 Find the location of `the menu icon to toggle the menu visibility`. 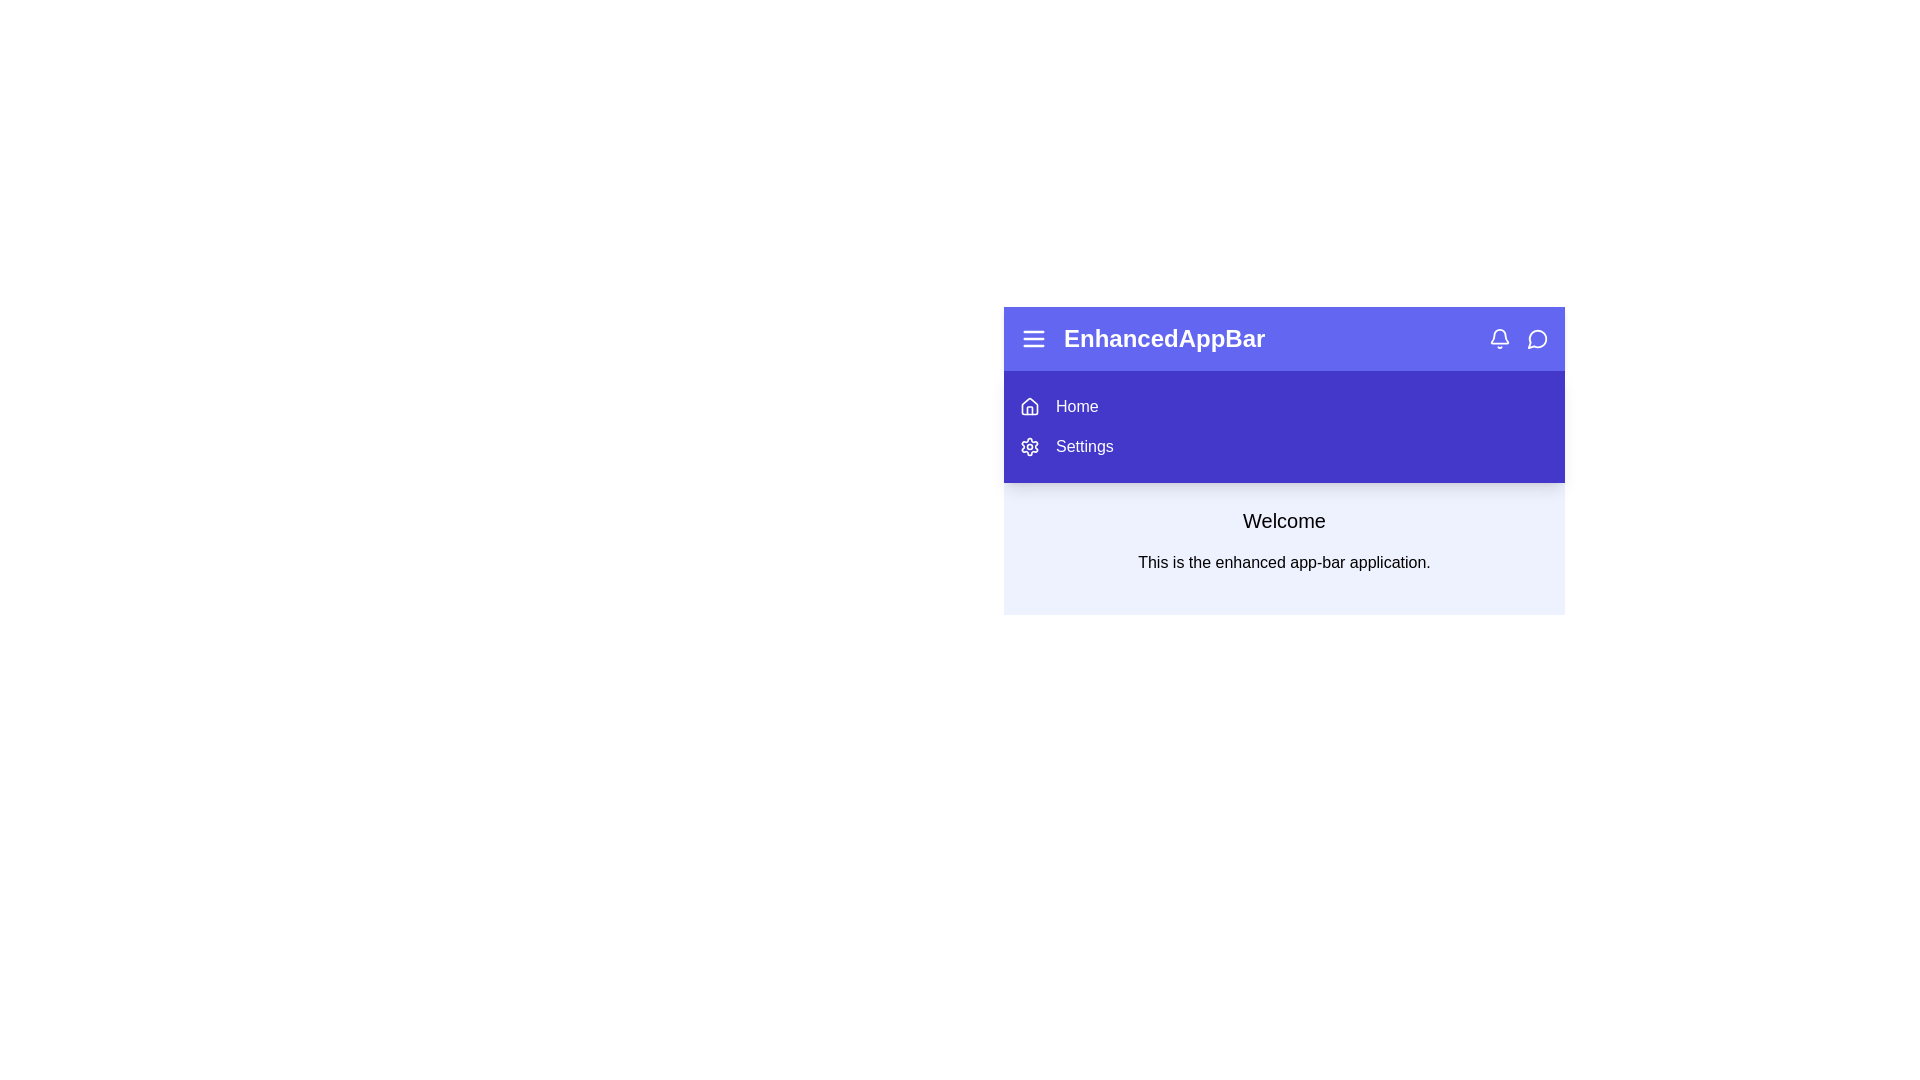

the menu icon to toggle the menu visibility is located at coordinates (1033, 338).